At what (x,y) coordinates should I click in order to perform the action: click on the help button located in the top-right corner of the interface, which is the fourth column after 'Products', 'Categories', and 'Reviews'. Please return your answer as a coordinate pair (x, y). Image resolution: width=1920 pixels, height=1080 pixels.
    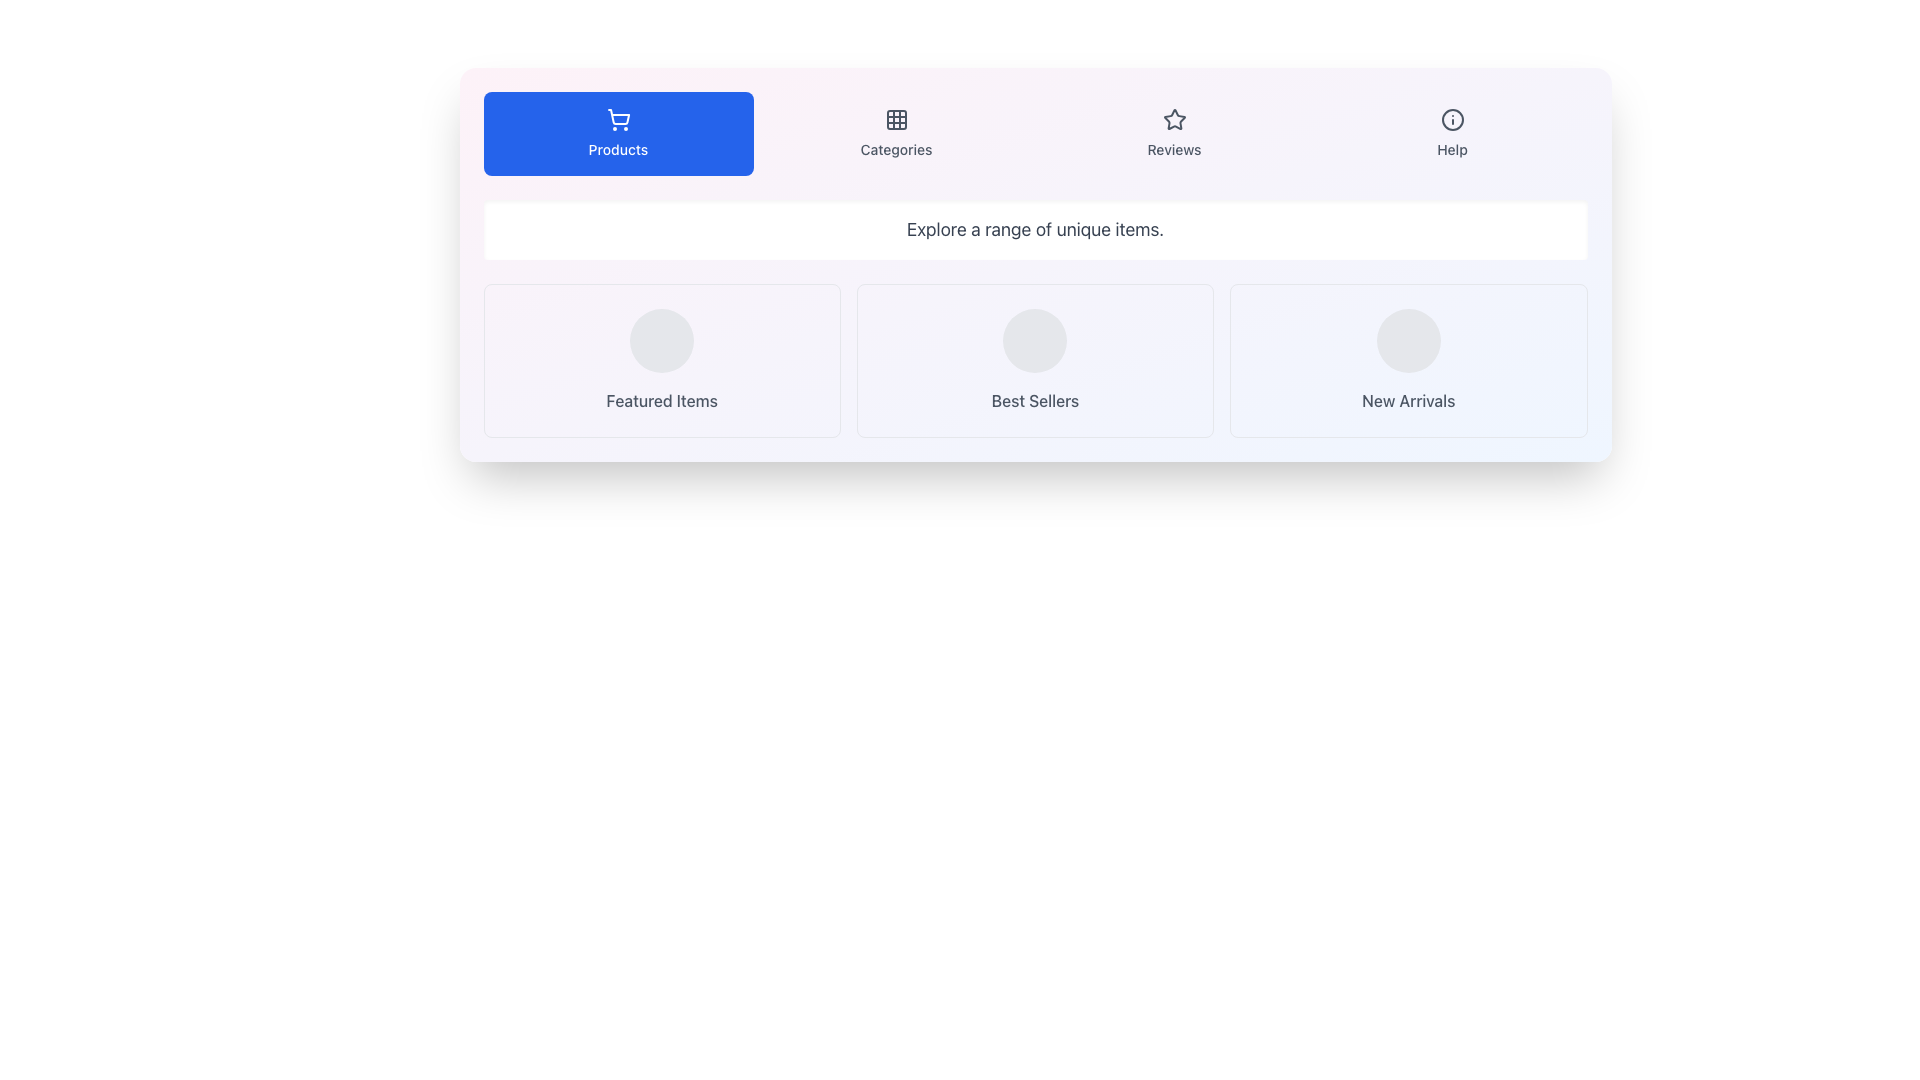
    Looking at the image, I should click on (1452, 134).